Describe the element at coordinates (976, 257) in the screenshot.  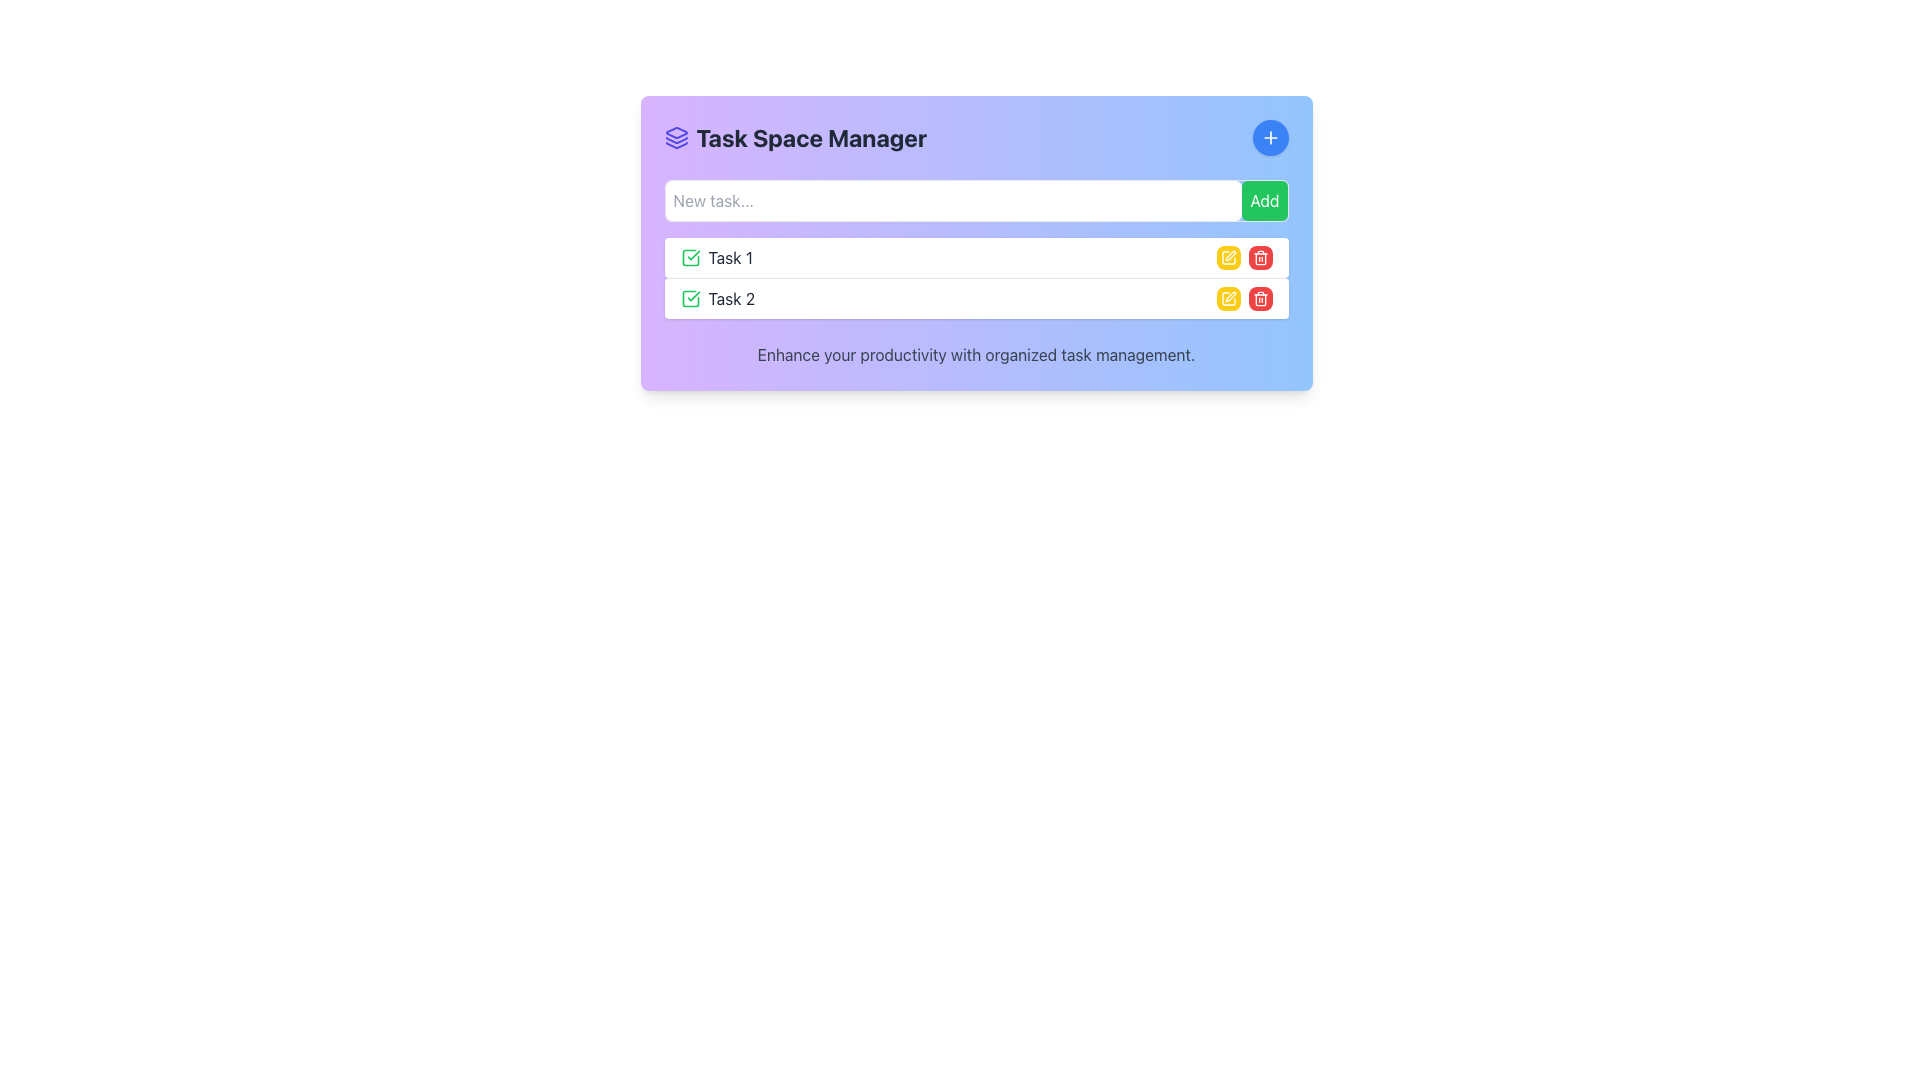
I see `the first task item in the 'Task Space Manager' interface` at that location.